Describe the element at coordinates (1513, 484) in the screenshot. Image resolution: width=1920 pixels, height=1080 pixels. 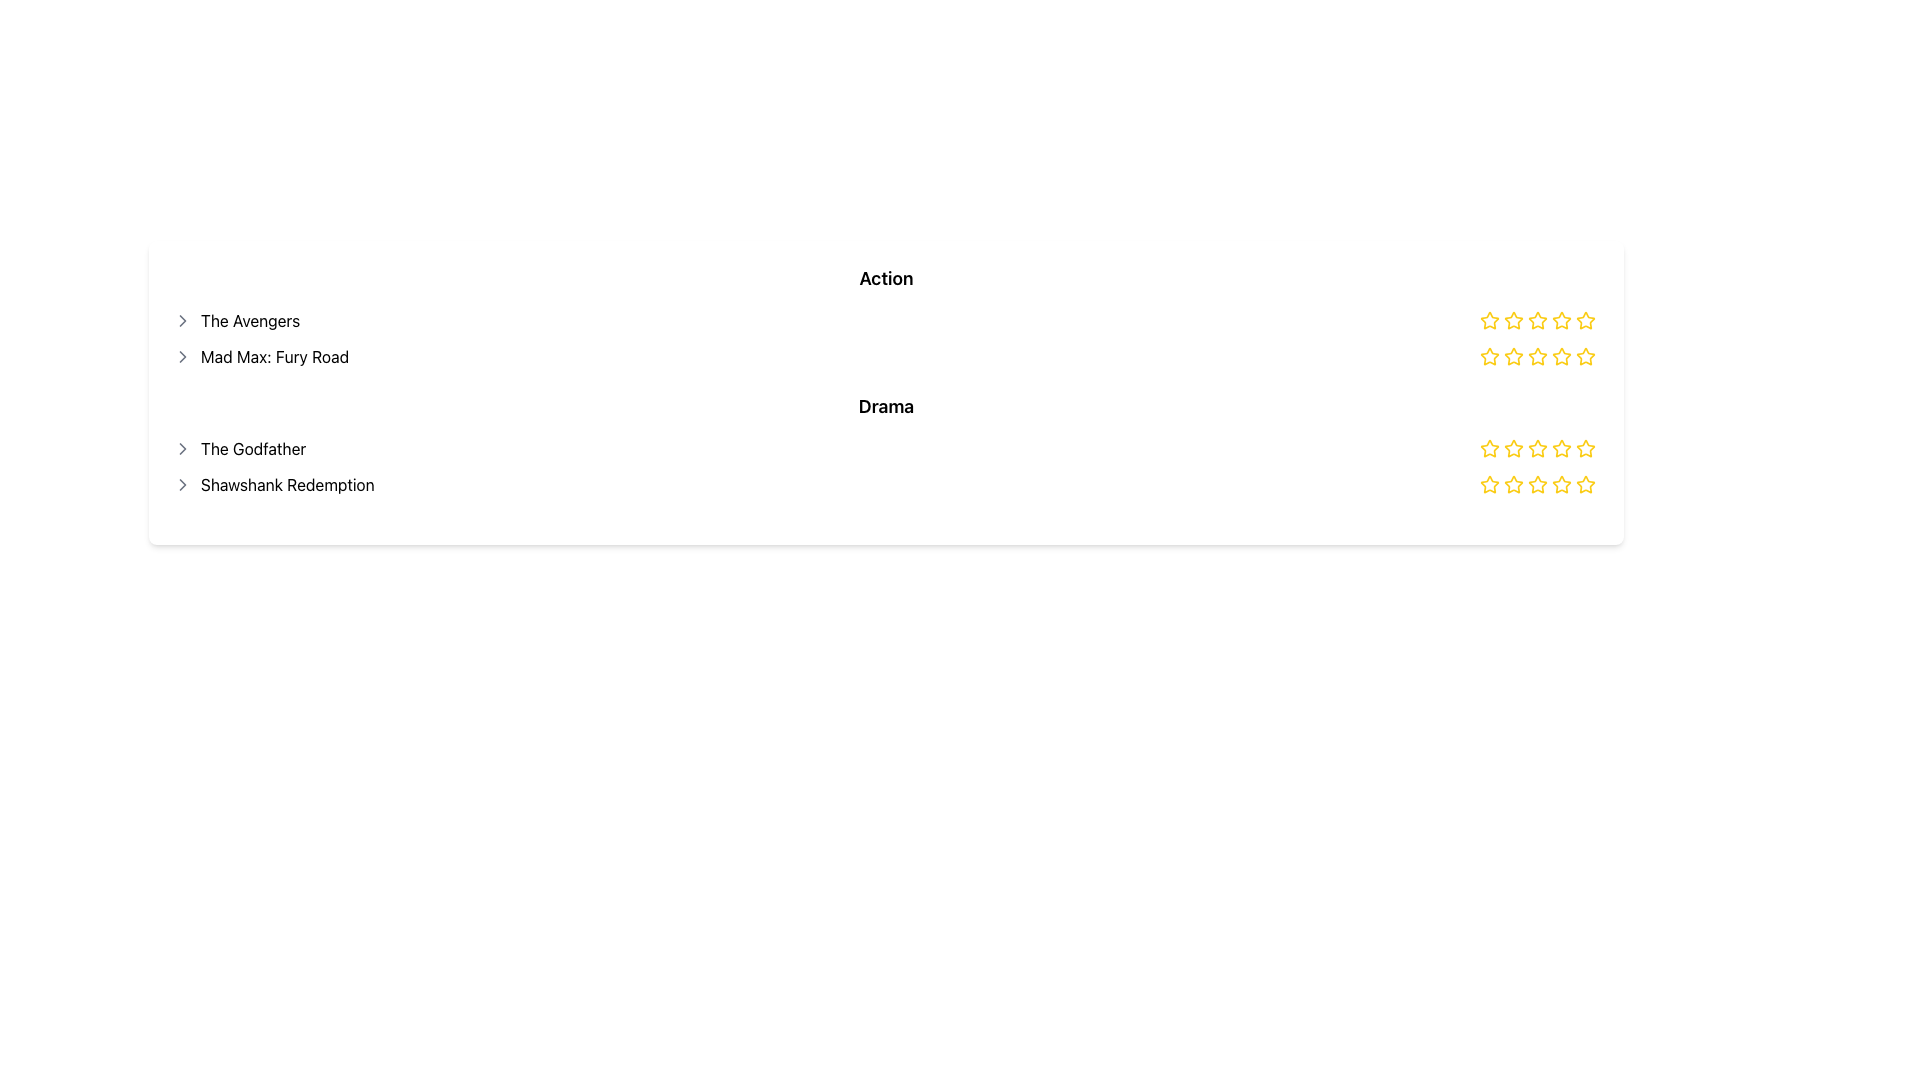
I see `the first star in the third row of rating stars for the item 'Shawshank Redemption' in the 'Drama' section to rate it` at that location.